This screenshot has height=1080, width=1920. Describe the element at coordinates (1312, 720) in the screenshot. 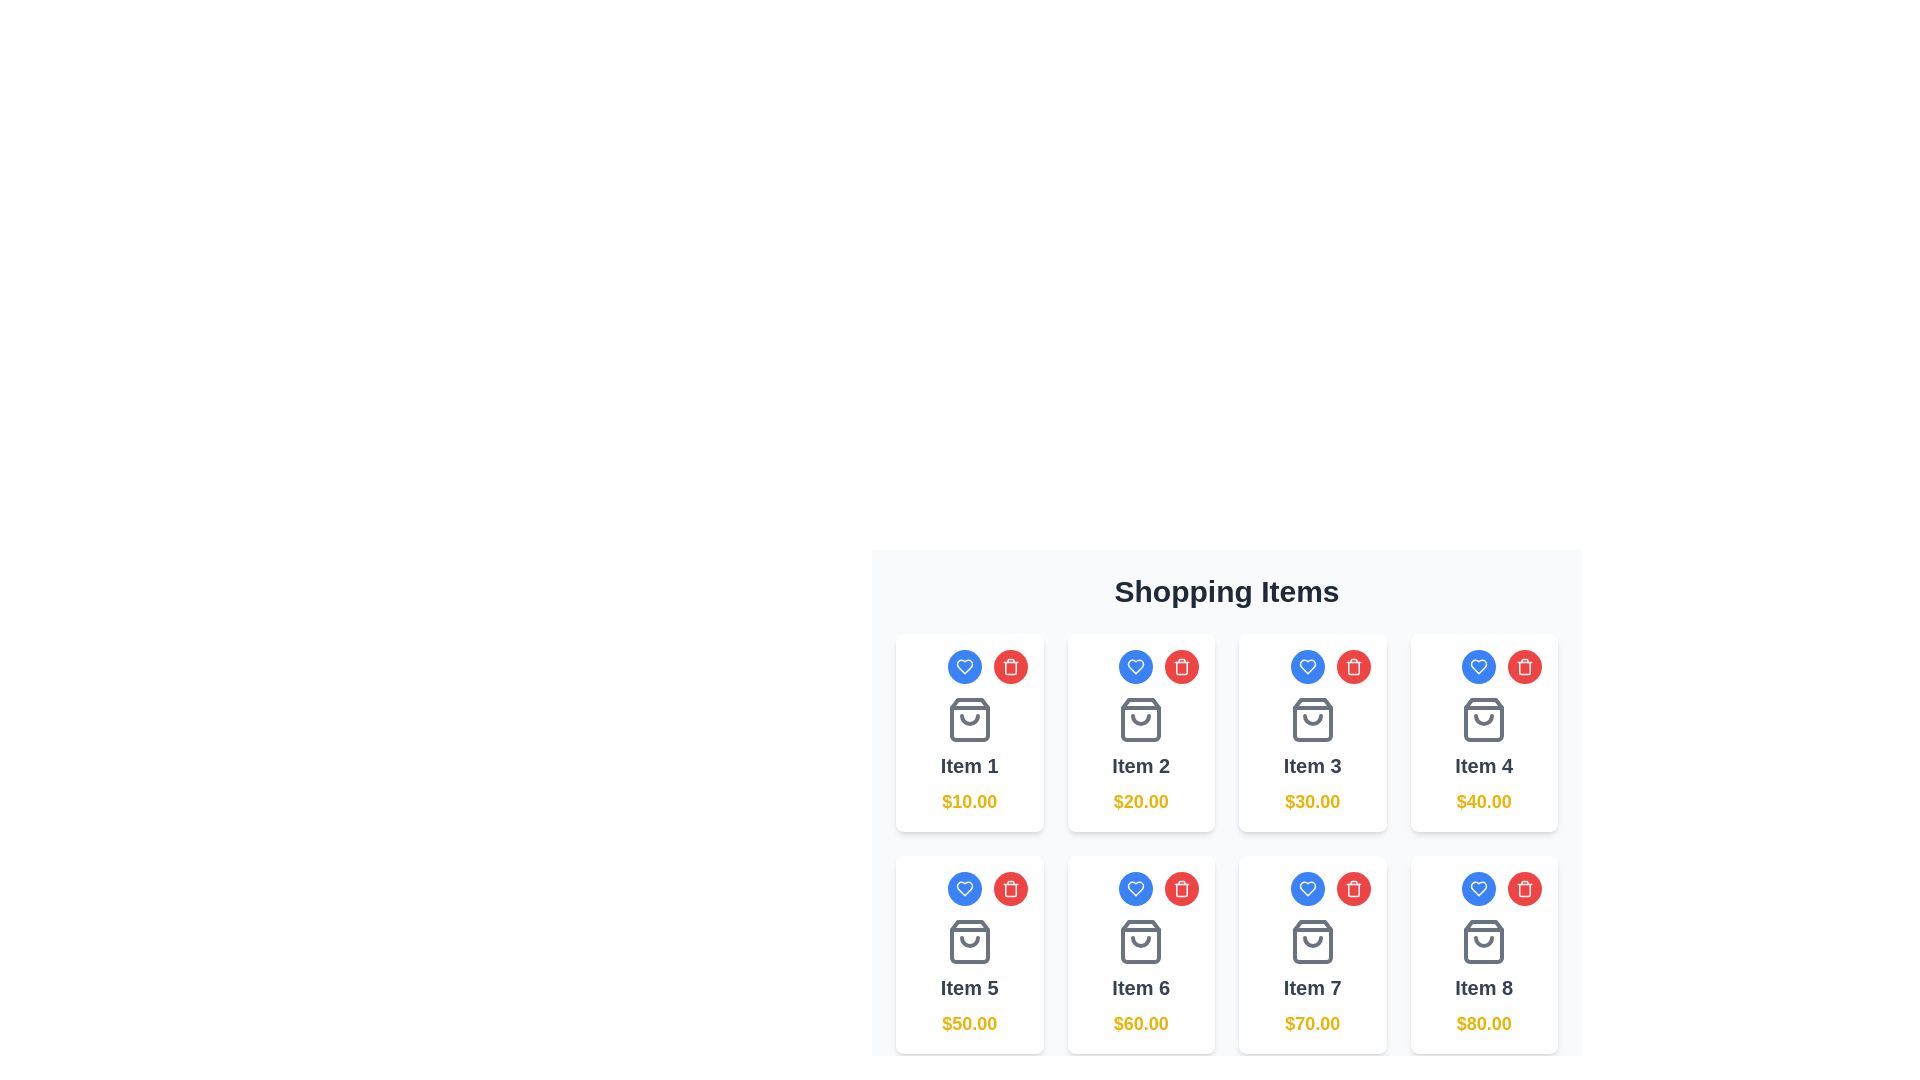

I see `the shopping bag icon for the third item in the grid layout, which is located above the text 'Item 3' and '$30.00'` at that location.